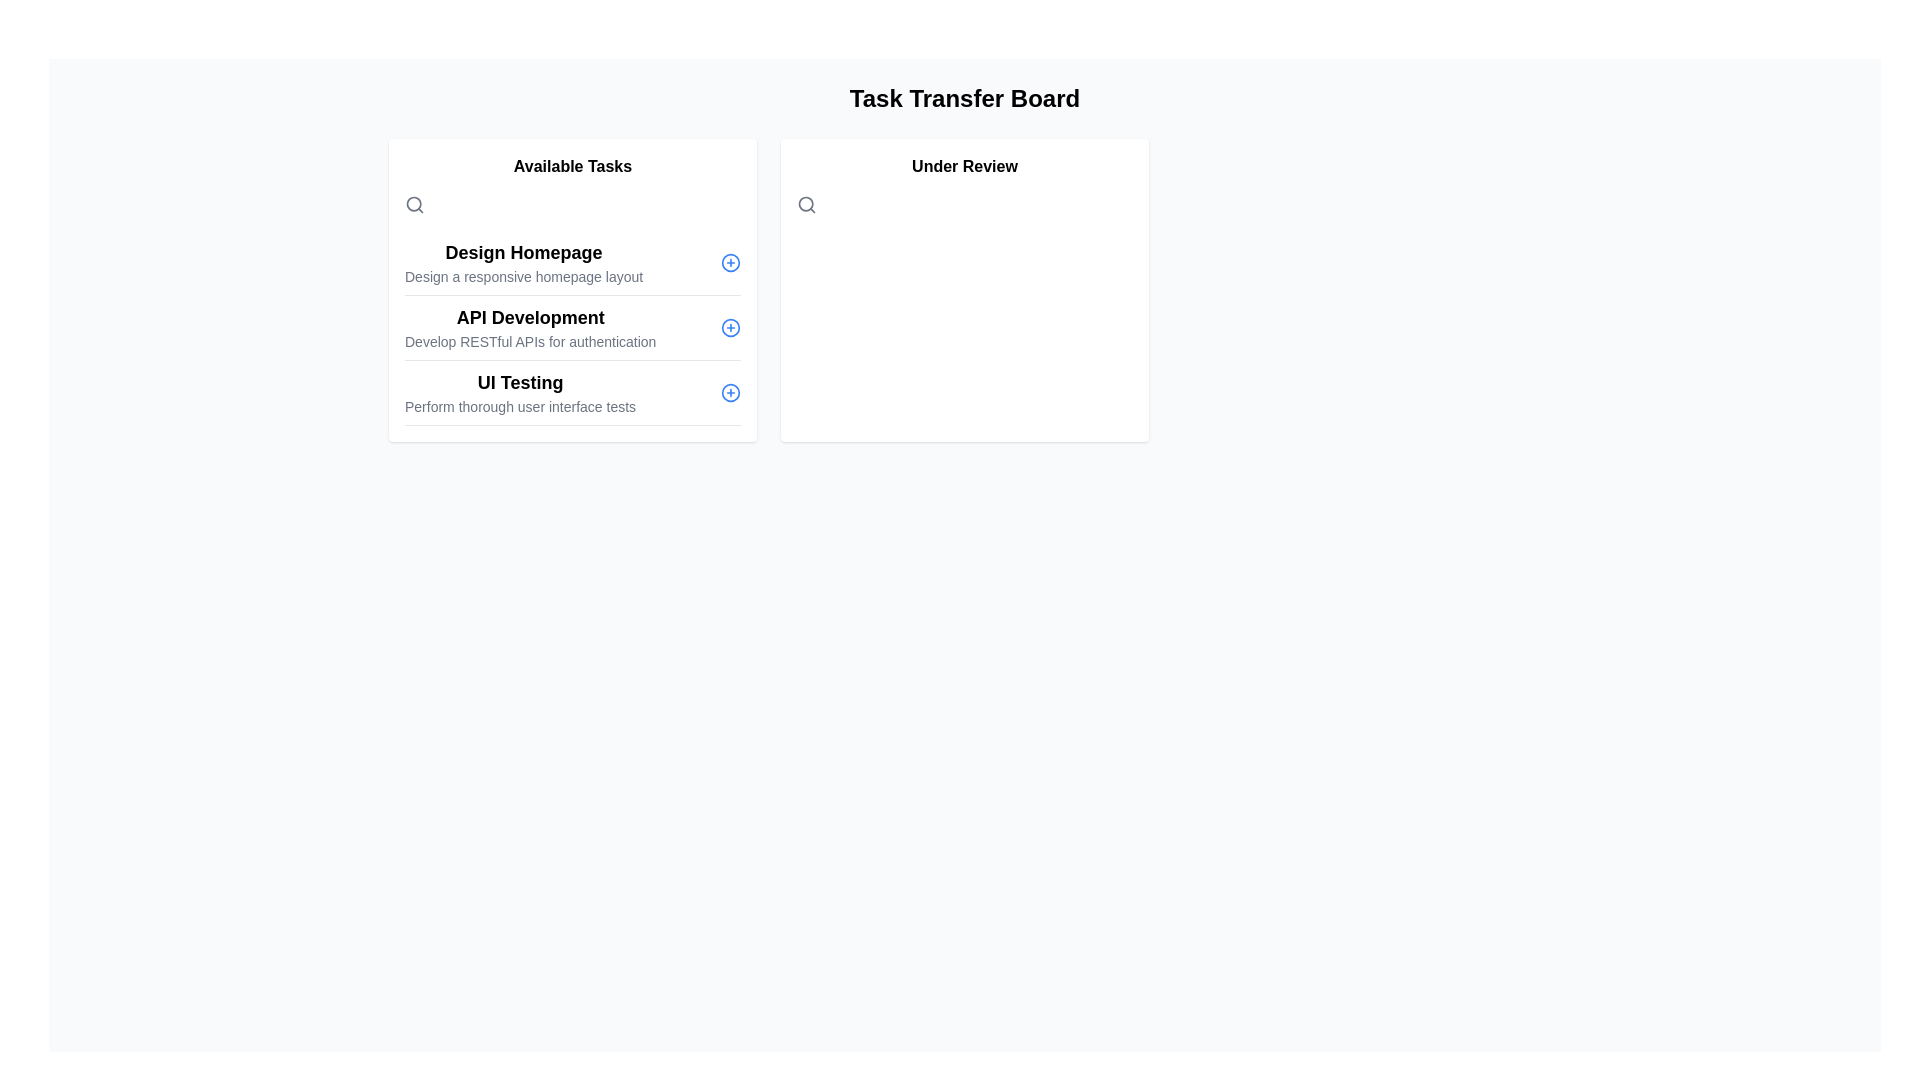  I want to click on text content of the bolded heading 'Design Homepage' located in the 'Available Tasks' section of the left panel, so click(524, 252).